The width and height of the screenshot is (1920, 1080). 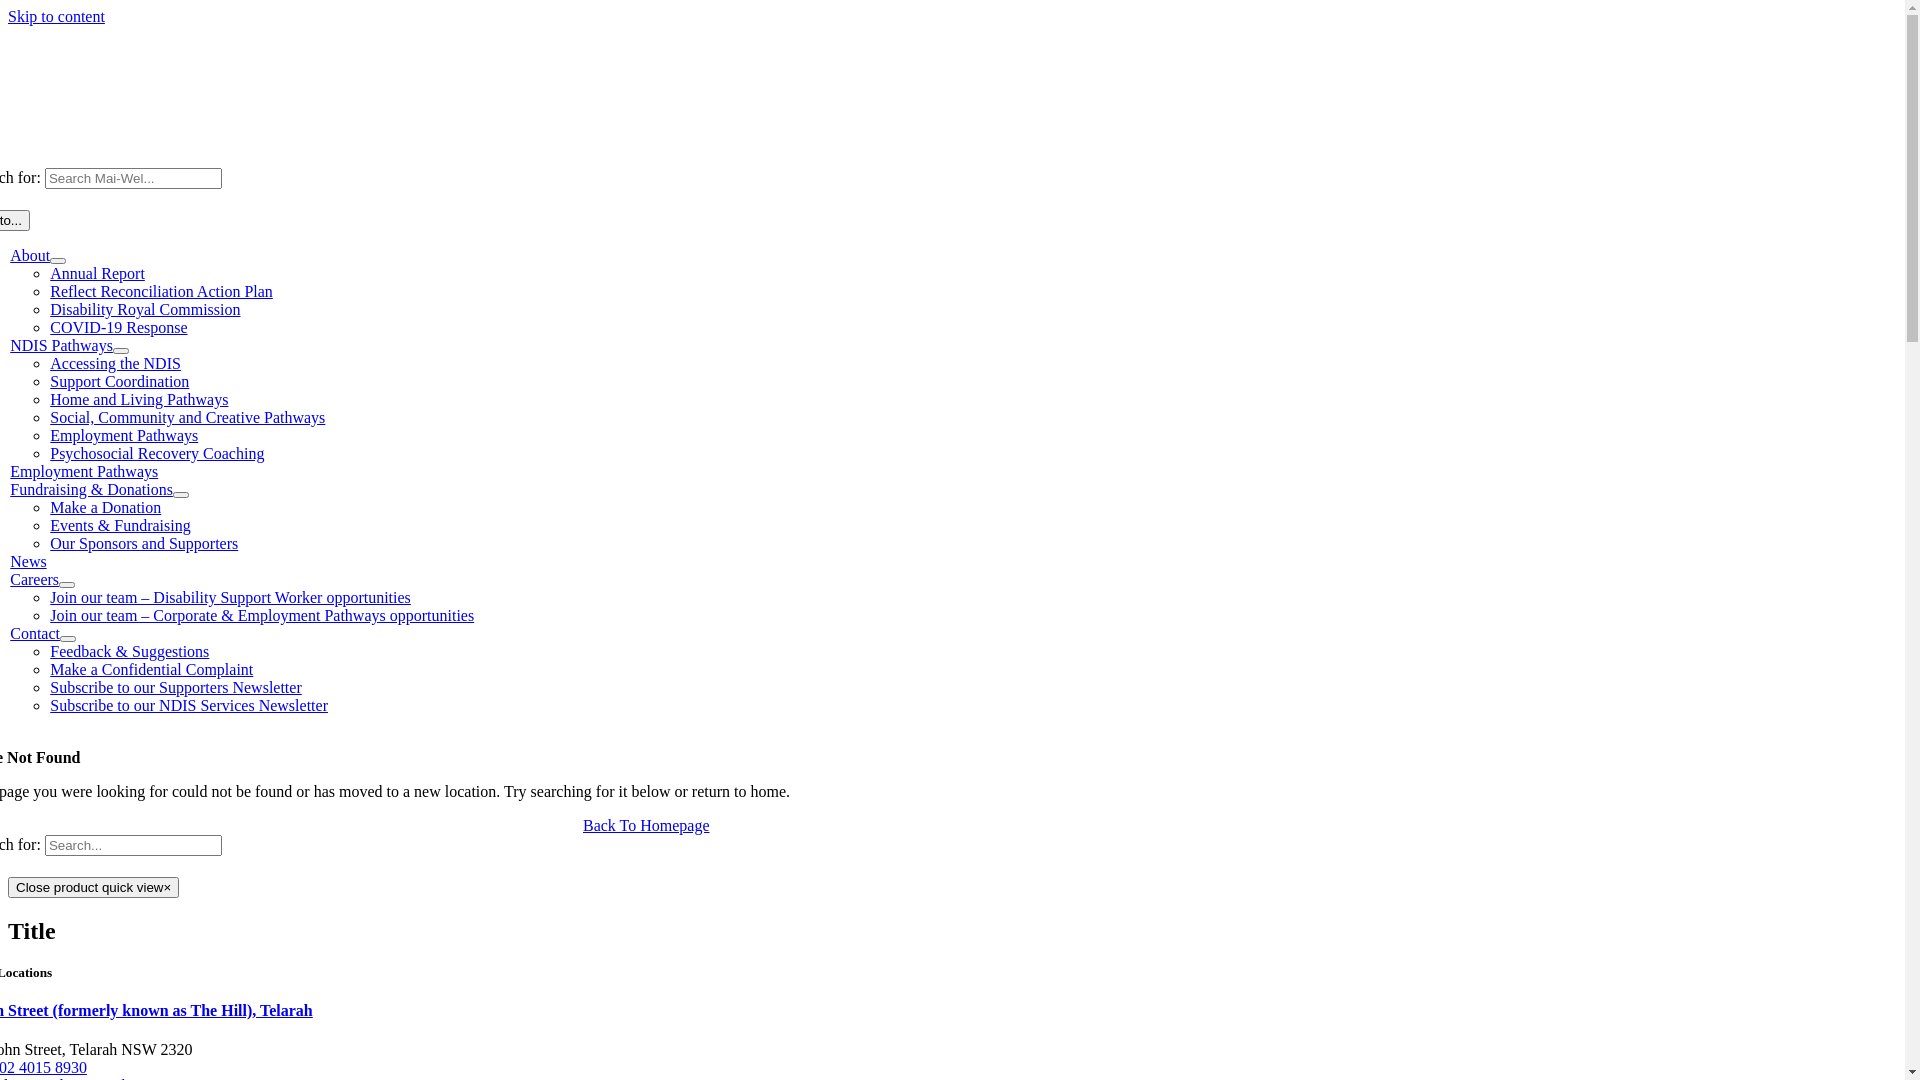 What do you see at coordinates (29, 254) in the screenshot?
I see `'About'` at bounding box center [29, 254].